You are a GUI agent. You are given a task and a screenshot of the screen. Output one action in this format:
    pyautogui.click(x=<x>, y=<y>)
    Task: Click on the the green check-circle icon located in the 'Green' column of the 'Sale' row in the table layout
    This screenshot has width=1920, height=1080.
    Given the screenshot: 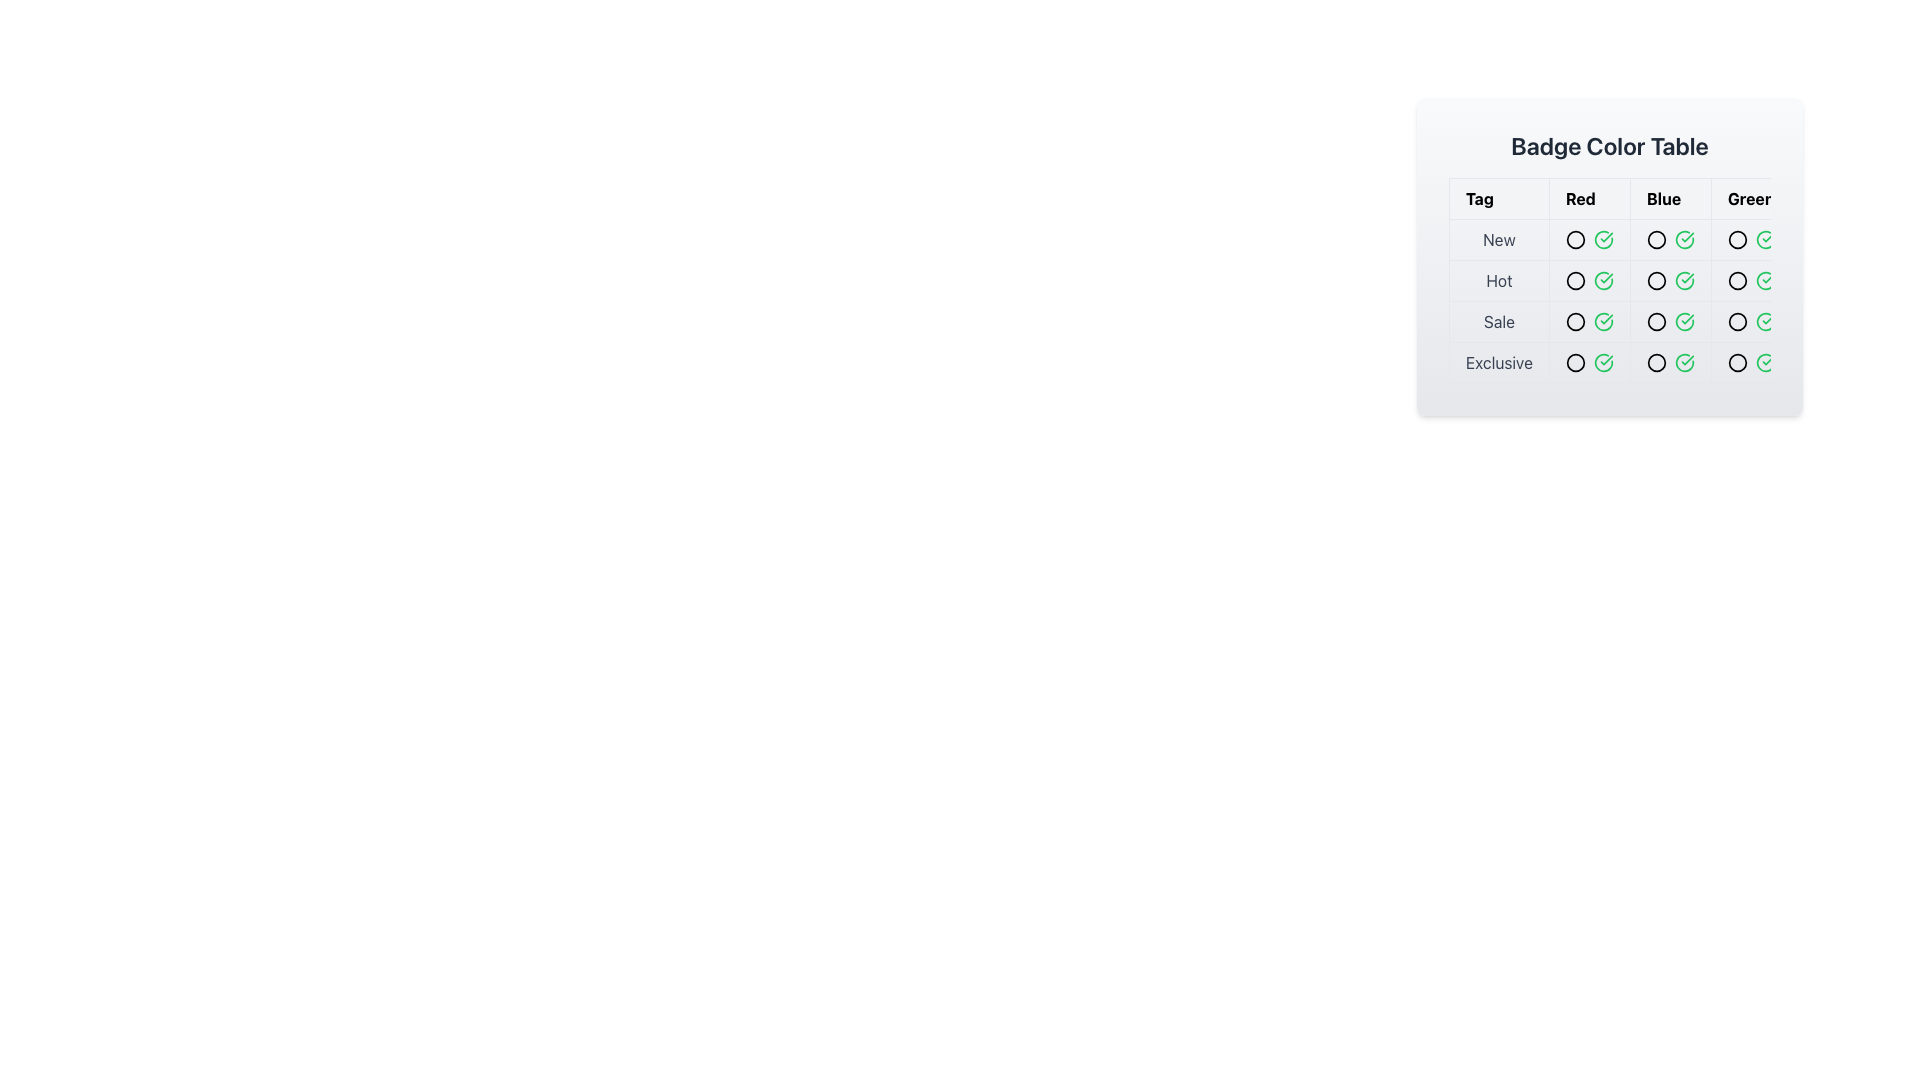 What is the action you would take?
    pyautogui.click(x=1603, y=320)
    